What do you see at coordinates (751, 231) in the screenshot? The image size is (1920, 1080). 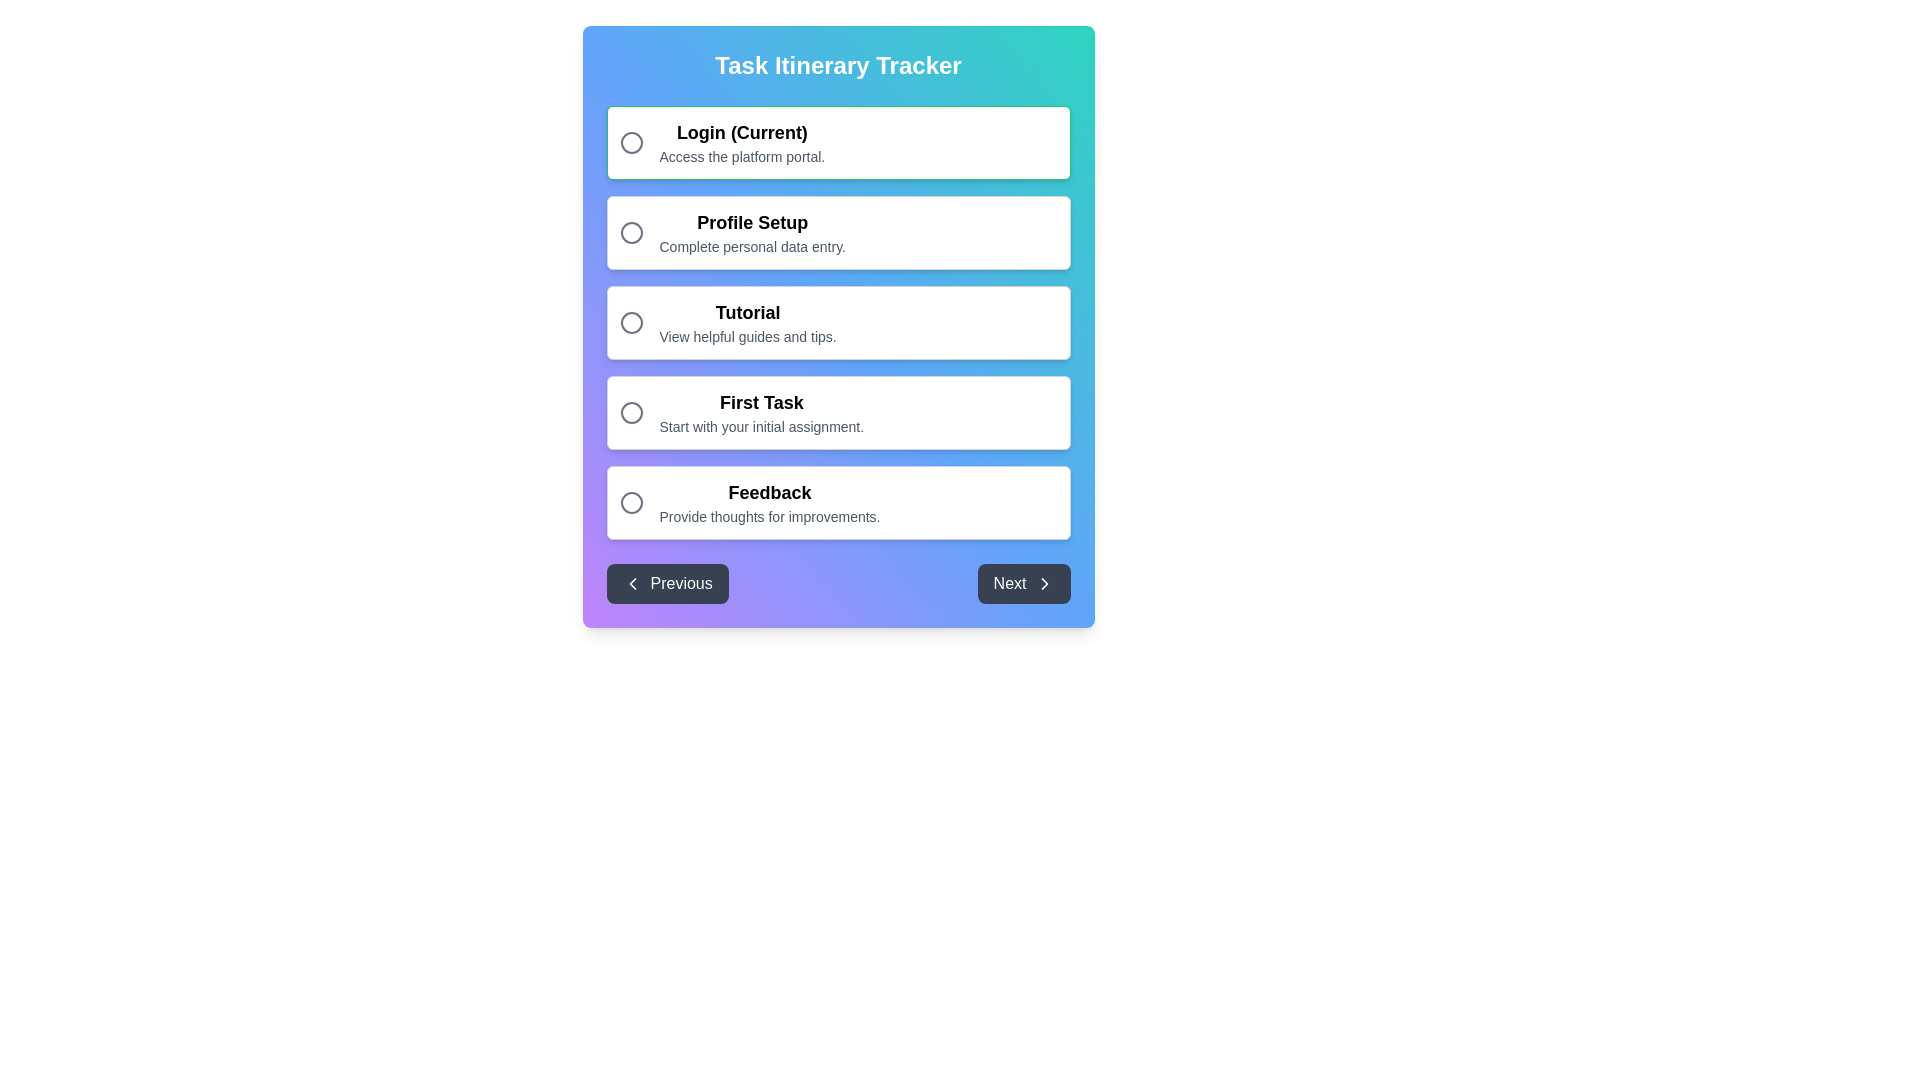 I see `information presented in the text block labeled 'Profile Setup' which contains the instructions to 'Complete personal data entry.'` at bounding box center [751, 231].